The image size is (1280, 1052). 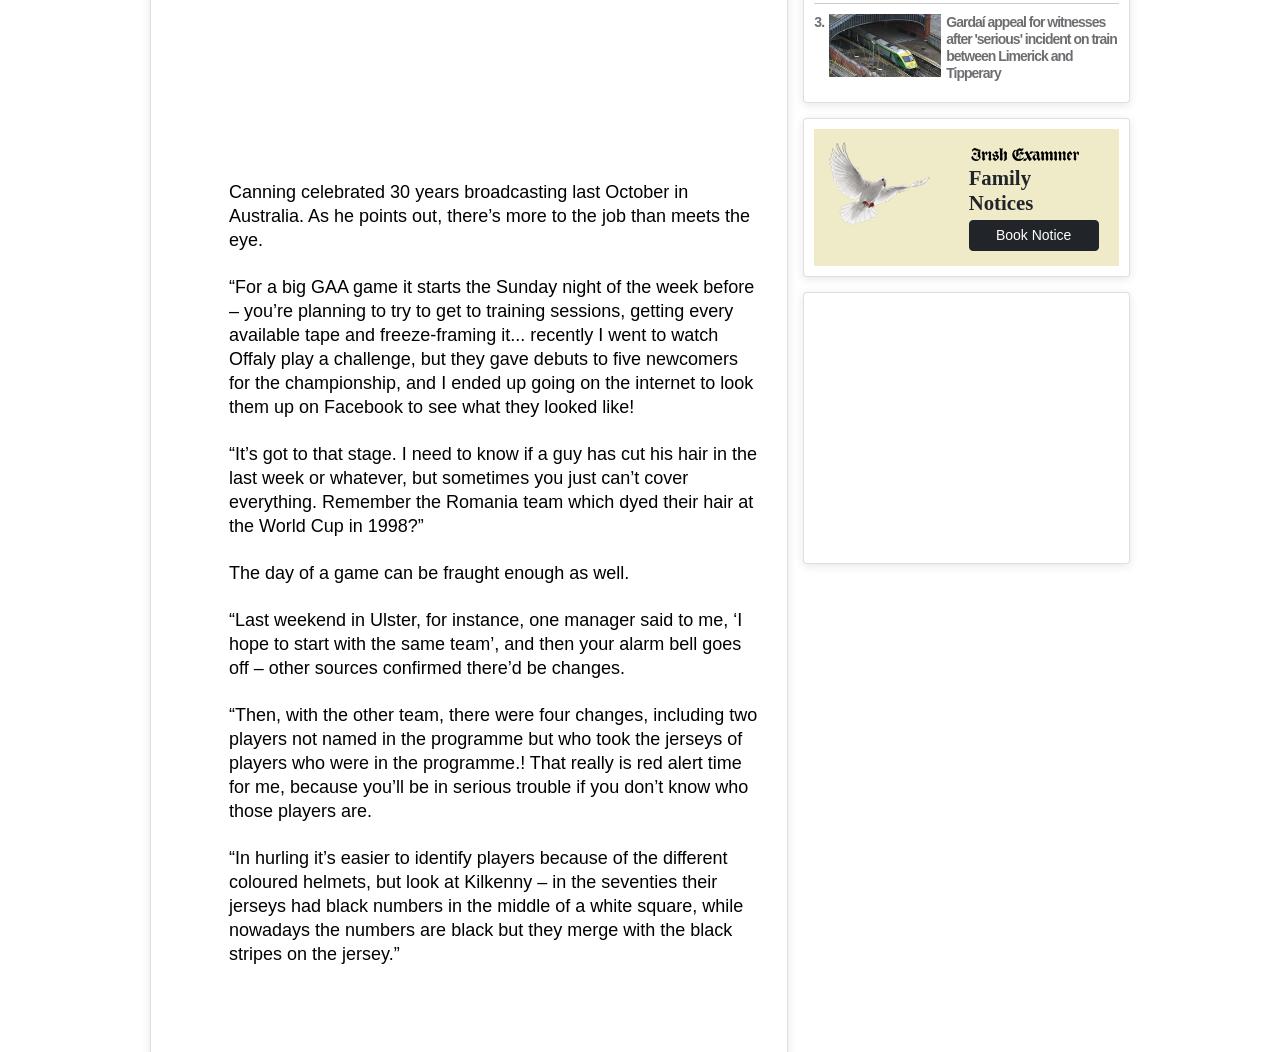 What do you see at coordinates (792, 385) in the screenshot?
I see `'Contact Us'` at bounding box center [792, 385].